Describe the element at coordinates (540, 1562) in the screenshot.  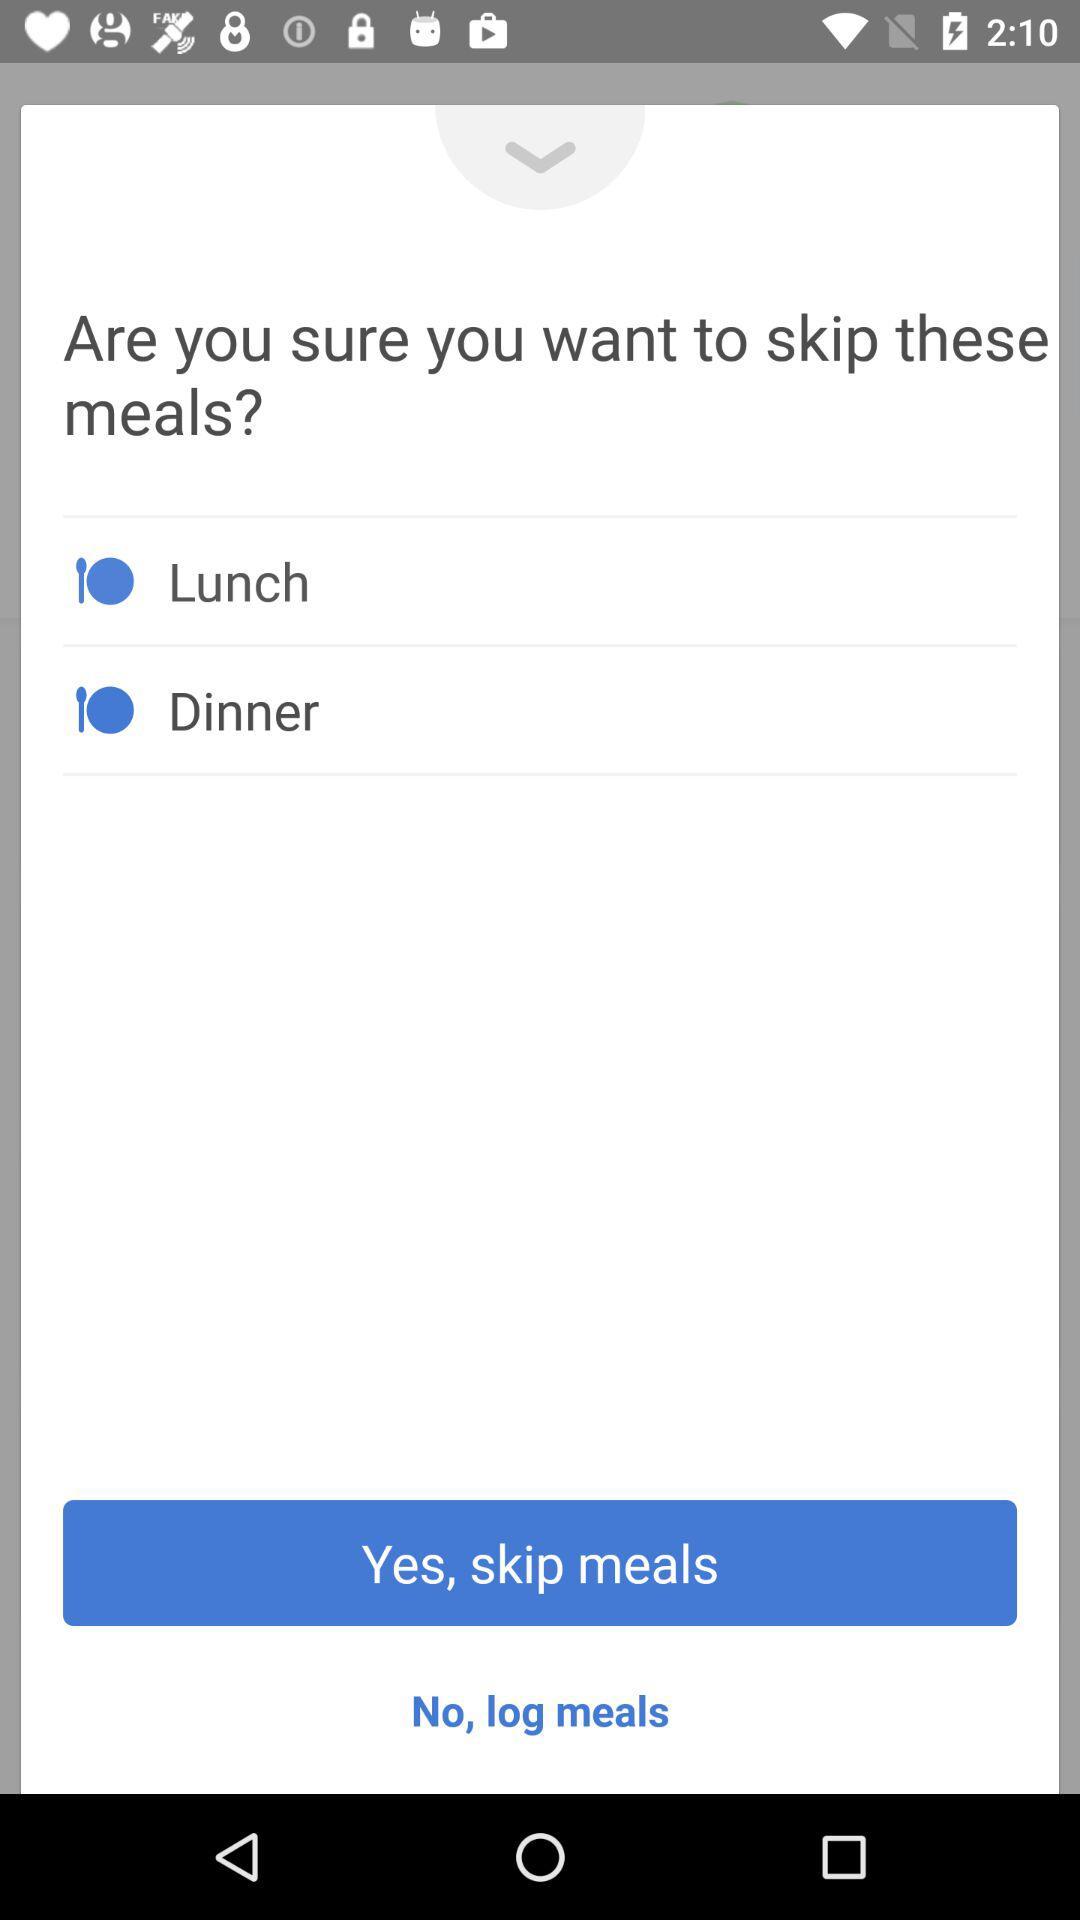
I see `icon above no, log meals` at that location.